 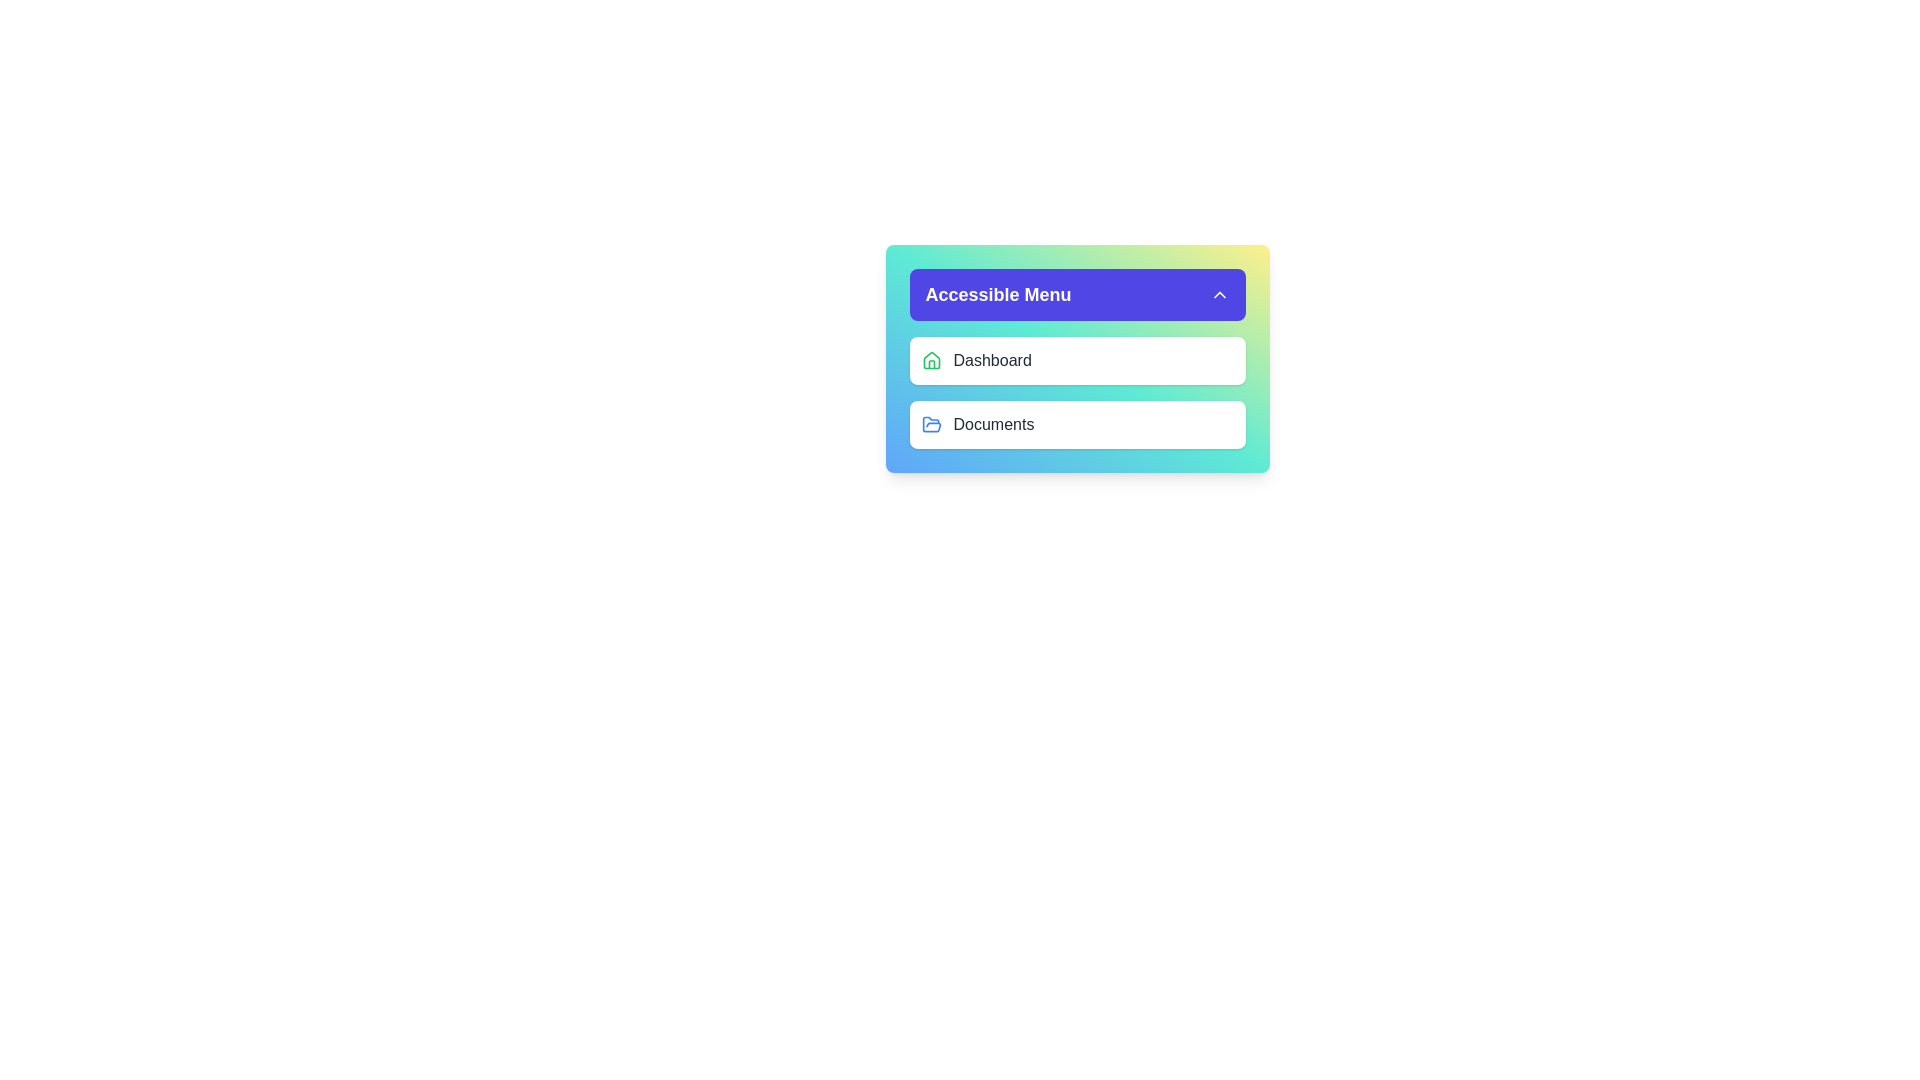 What do you see at coordinates (993, 423) in the screenshot?
I see `the 'Documents' text label which is the second item in a vertical list, representing a navigation option` at bounding box center [993, 423].